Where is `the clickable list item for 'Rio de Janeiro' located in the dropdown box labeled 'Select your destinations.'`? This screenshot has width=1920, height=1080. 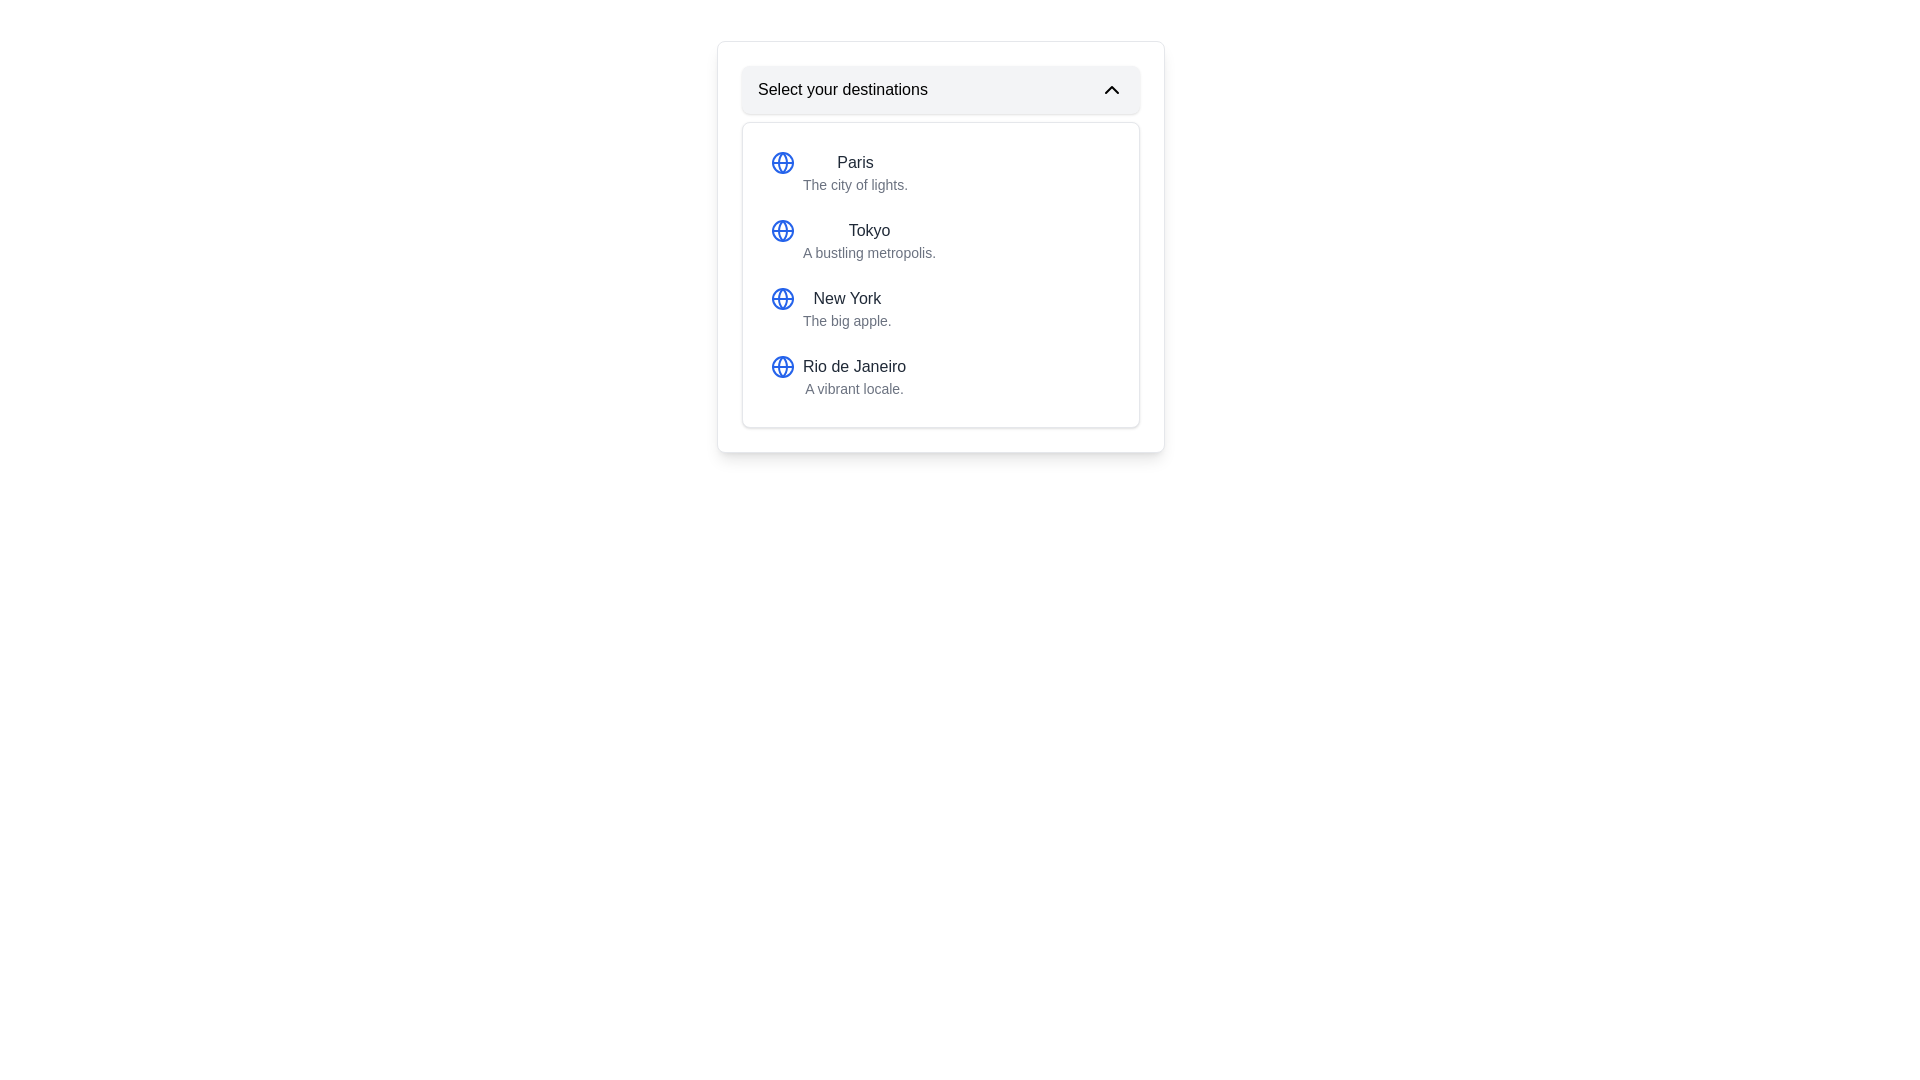
the clickable list item for 'Rio de Janeiro' located in the dropdown box labeled 'Select your destinations.' is located at coordinates (939, 377).